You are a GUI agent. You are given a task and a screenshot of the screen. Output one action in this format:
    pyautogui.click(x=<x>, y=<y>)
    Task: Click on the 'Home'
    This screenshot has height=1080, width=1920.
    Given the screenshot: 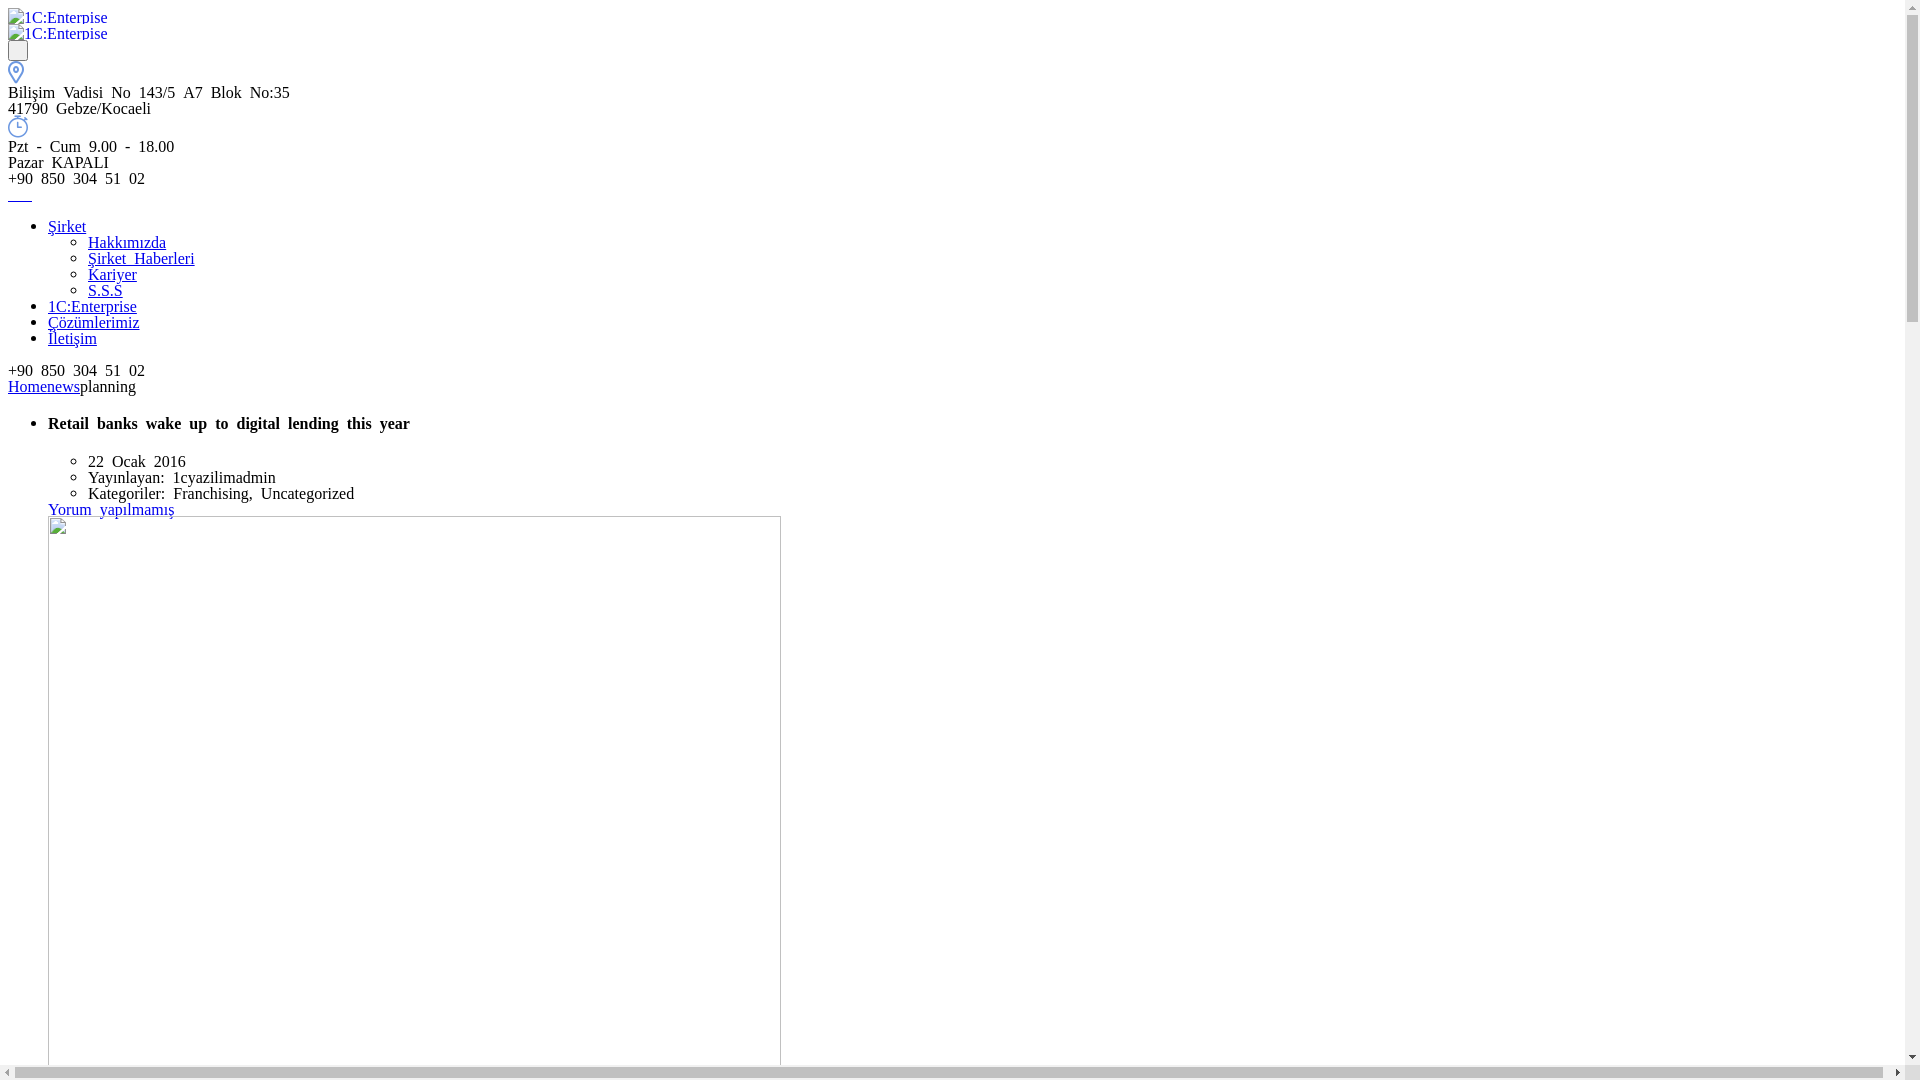 What is the action you would take?
    pyautogui.click(x=8, y=385)
    